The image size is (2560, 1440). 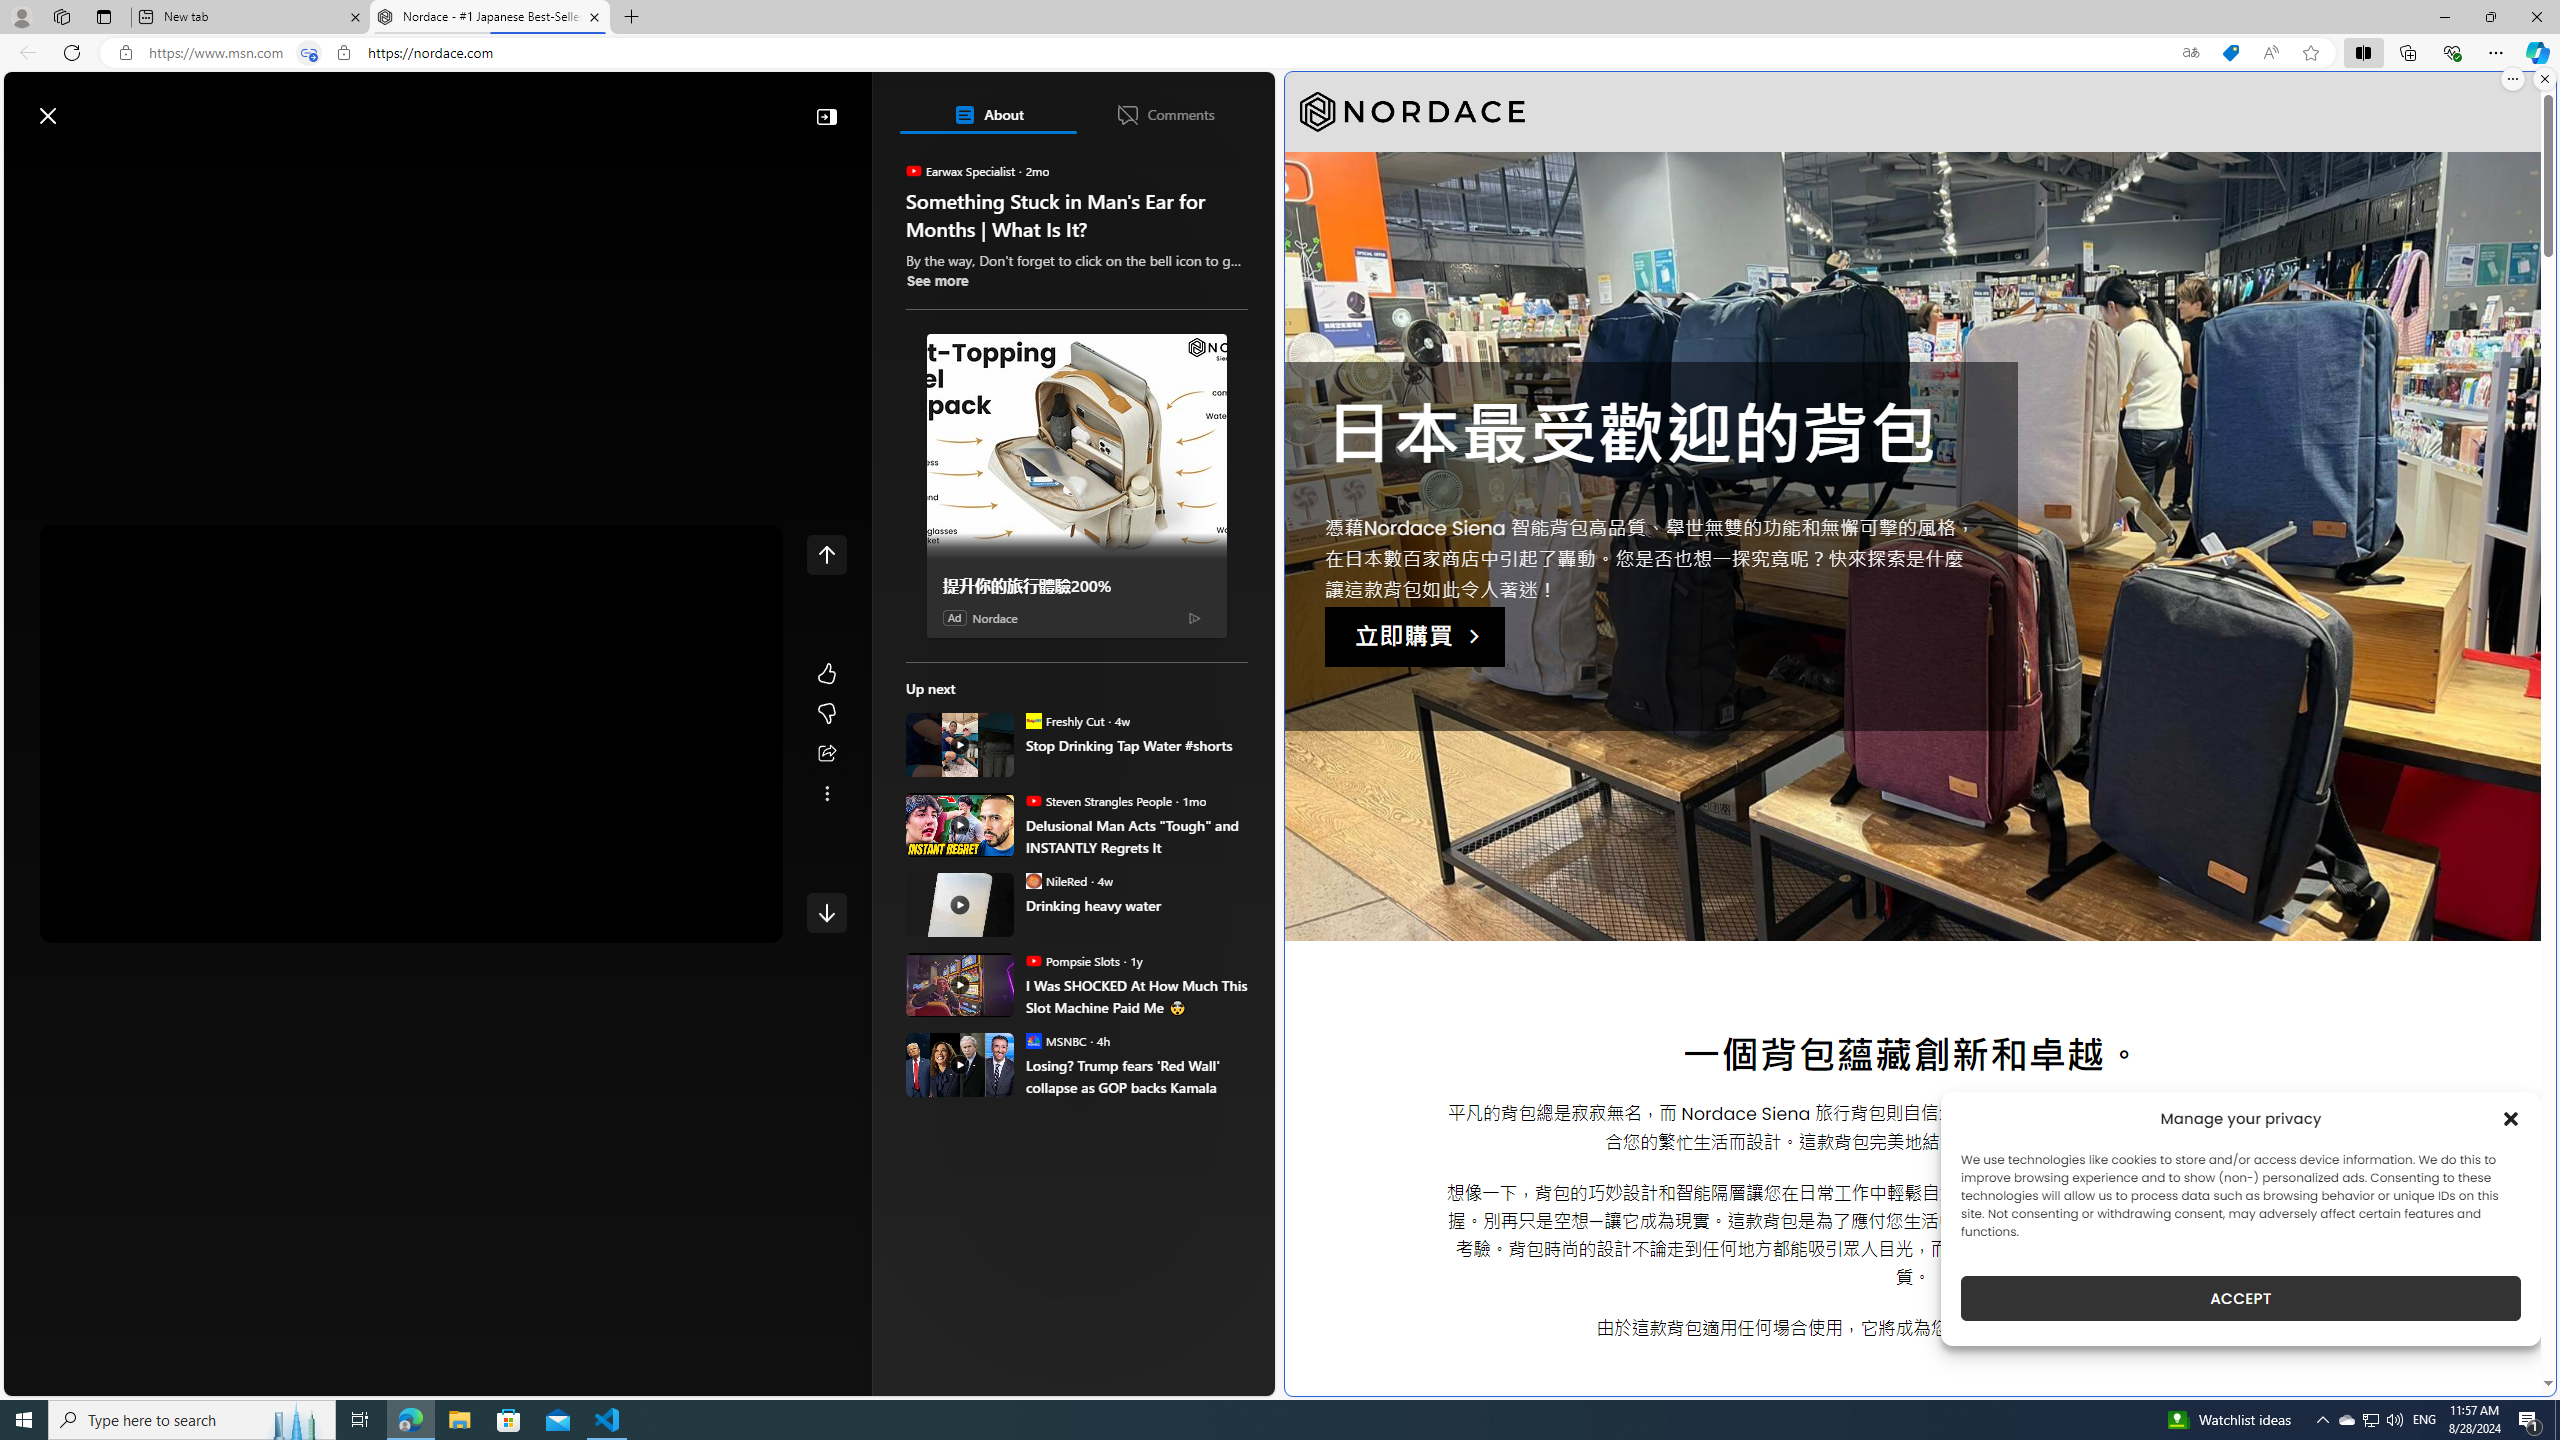 I want to click on 'Pompsie Slots', so click(x=1031, y=960).